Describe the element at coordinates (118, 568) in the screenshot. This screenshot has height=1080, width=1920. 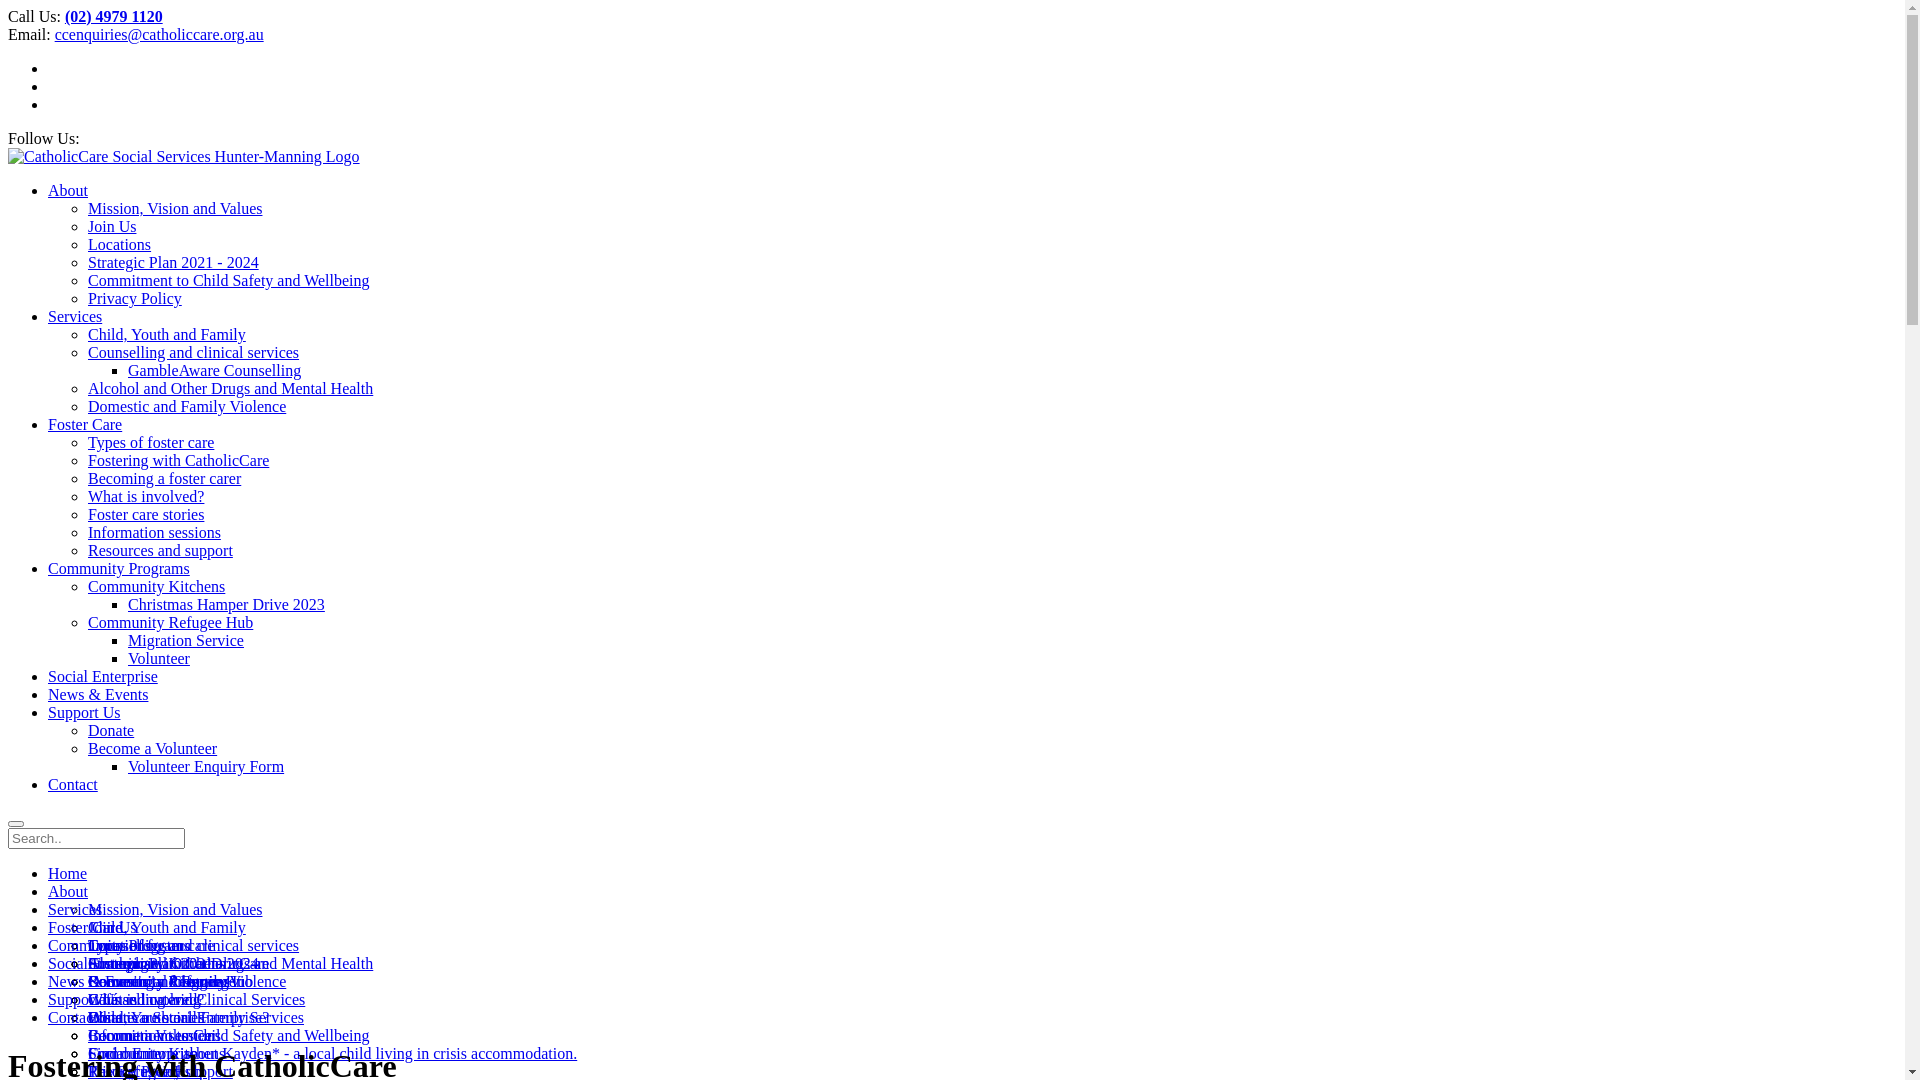
I see `'Community Programs'` at that location.